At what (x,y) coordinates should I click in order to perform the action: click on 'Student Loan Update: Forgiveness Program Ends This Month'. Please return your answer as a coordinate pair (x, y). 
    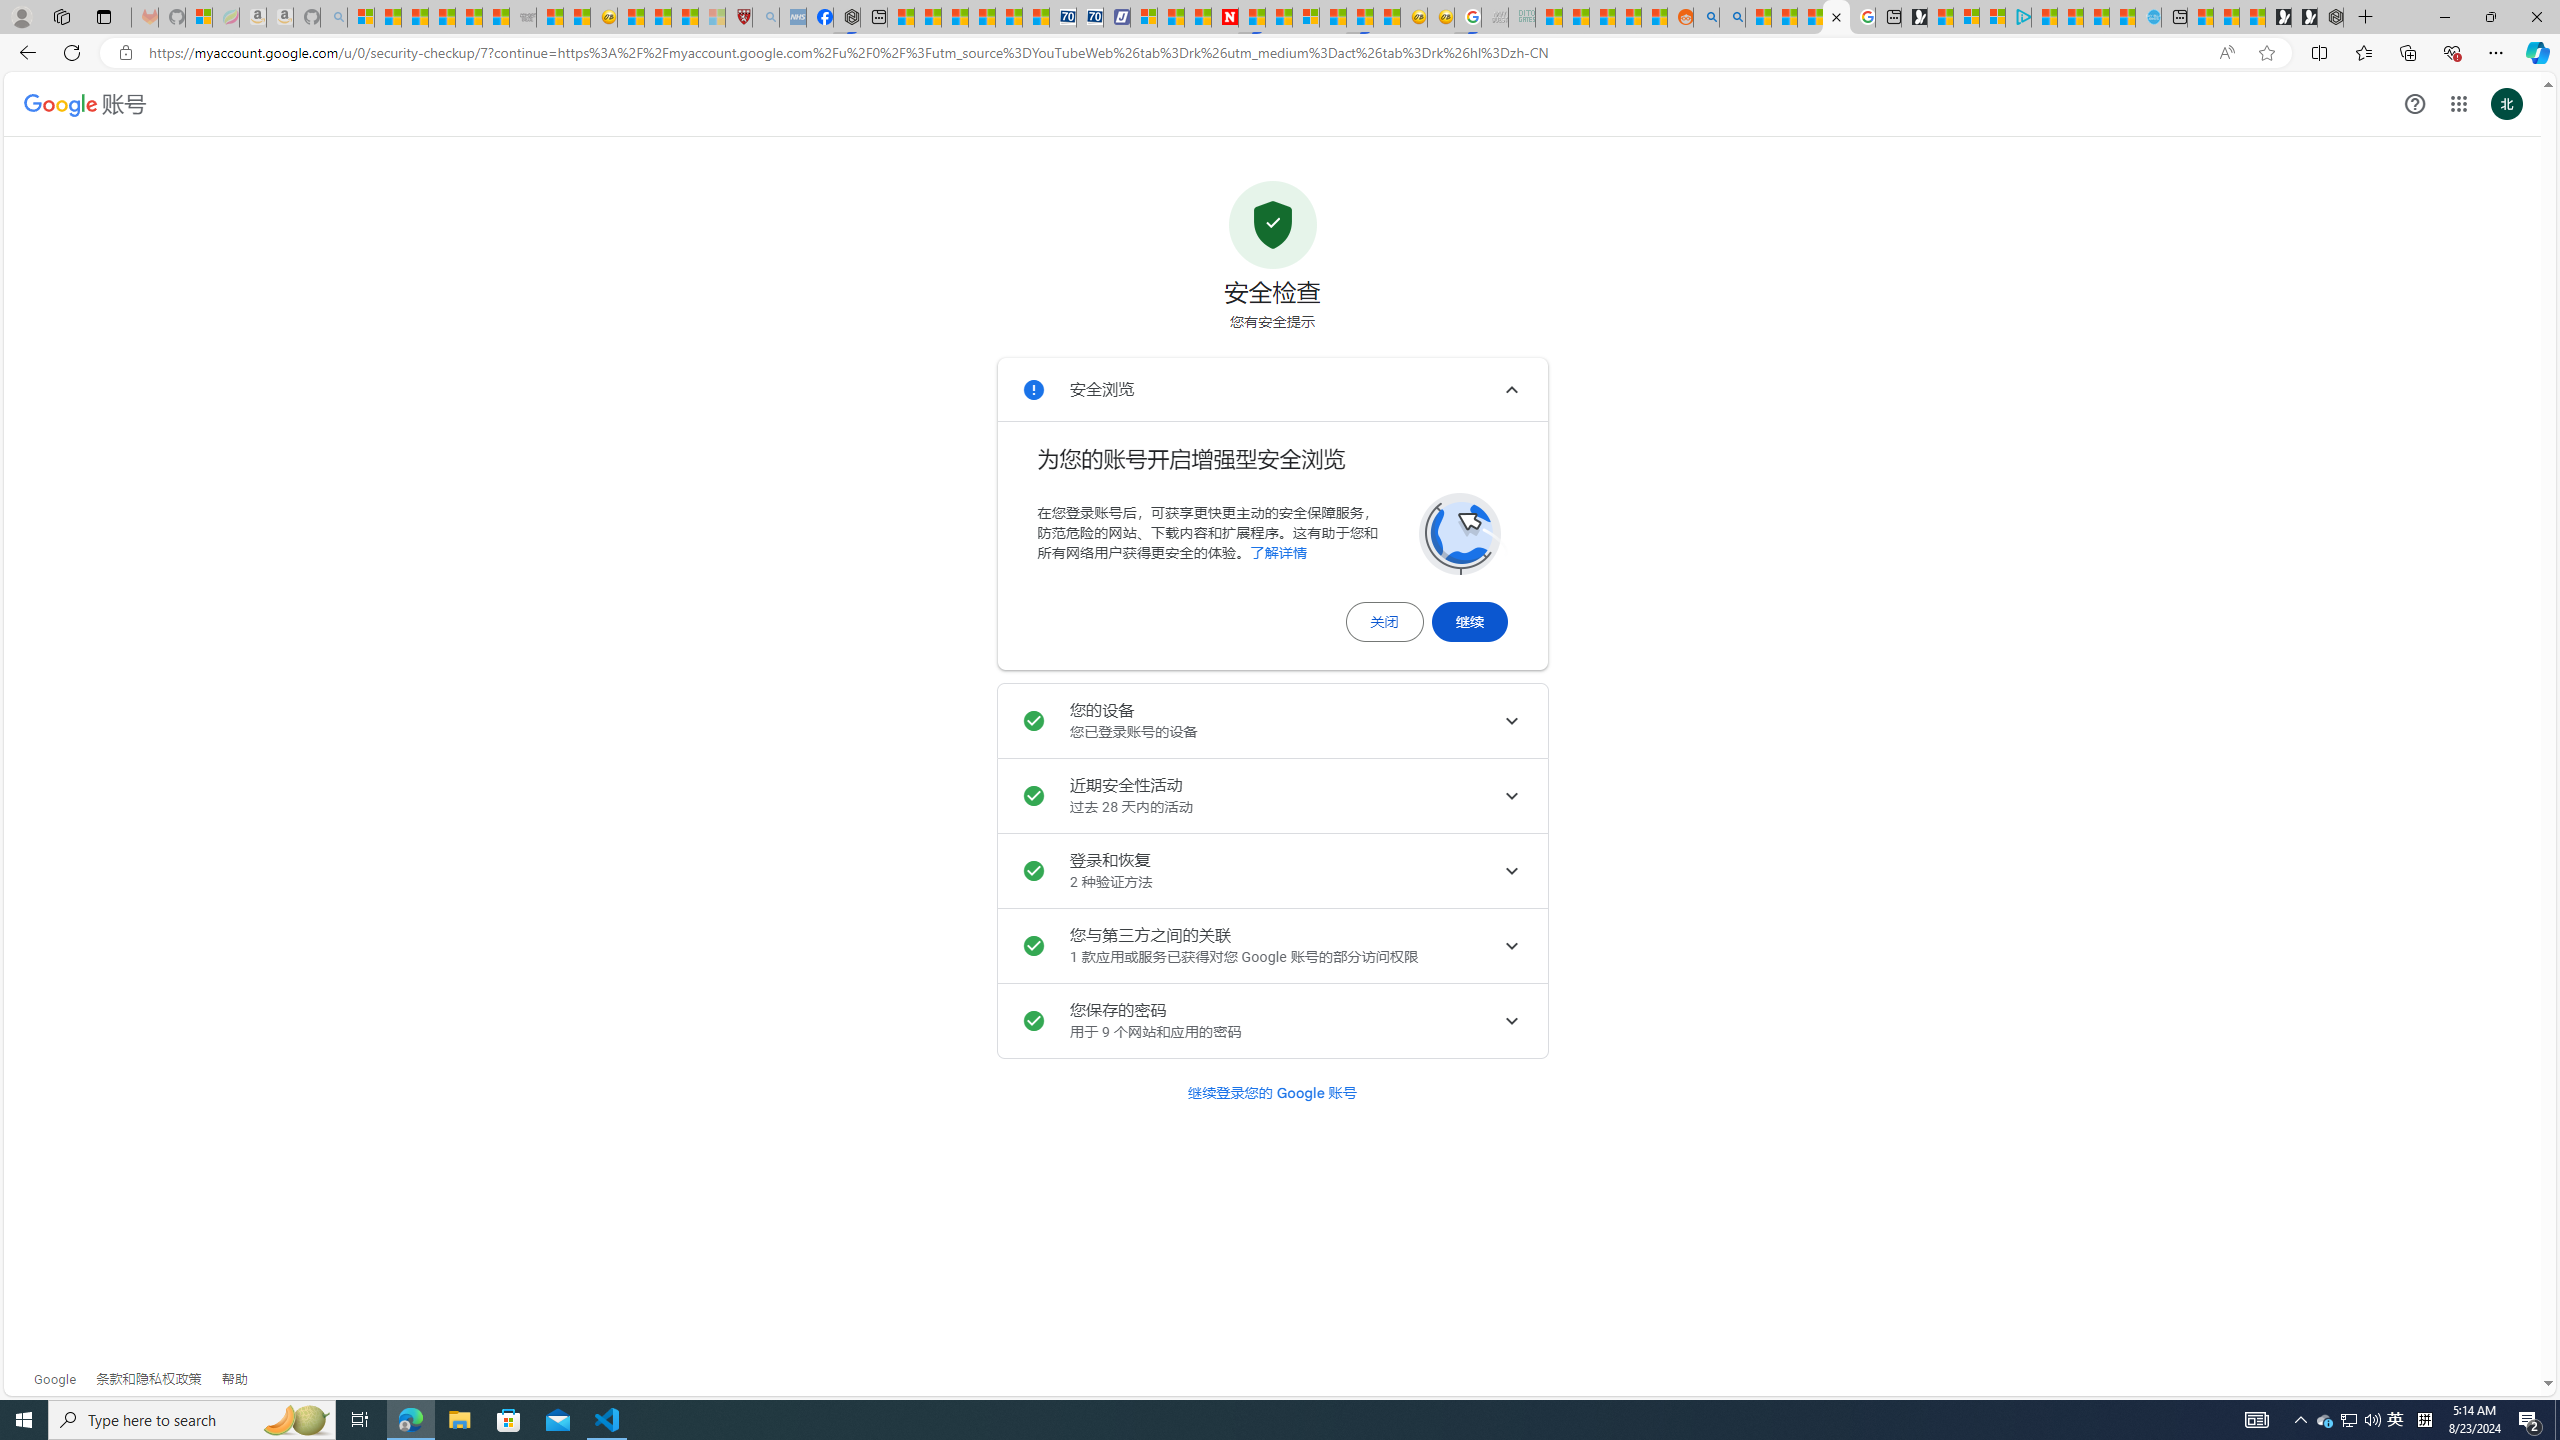
    Looking at the image, I should click on (1628, 16).